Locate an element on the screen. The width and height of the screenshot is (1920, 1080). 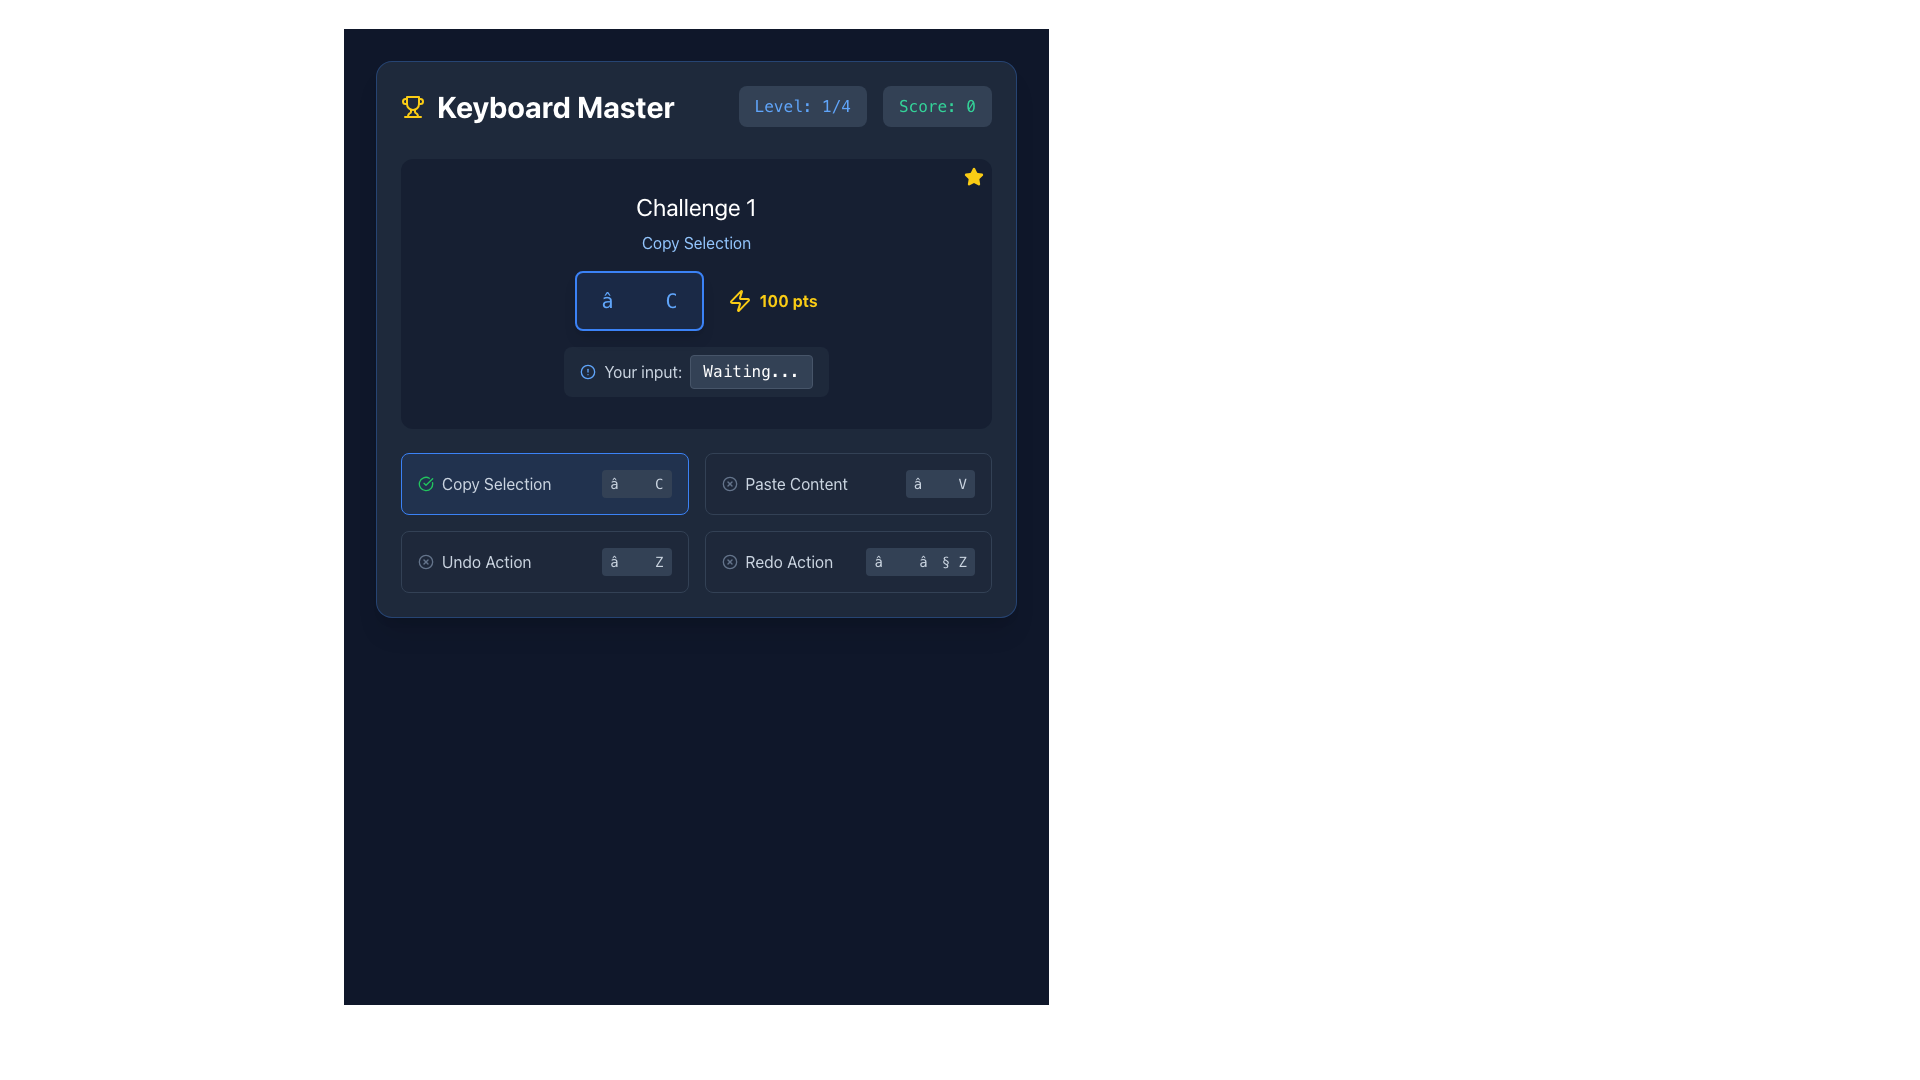
the central Circle element within the 'Keyboard Master' panel, located at the upper-right corner, which serves a decorative or indicative function is located at coordinates (728, 562).